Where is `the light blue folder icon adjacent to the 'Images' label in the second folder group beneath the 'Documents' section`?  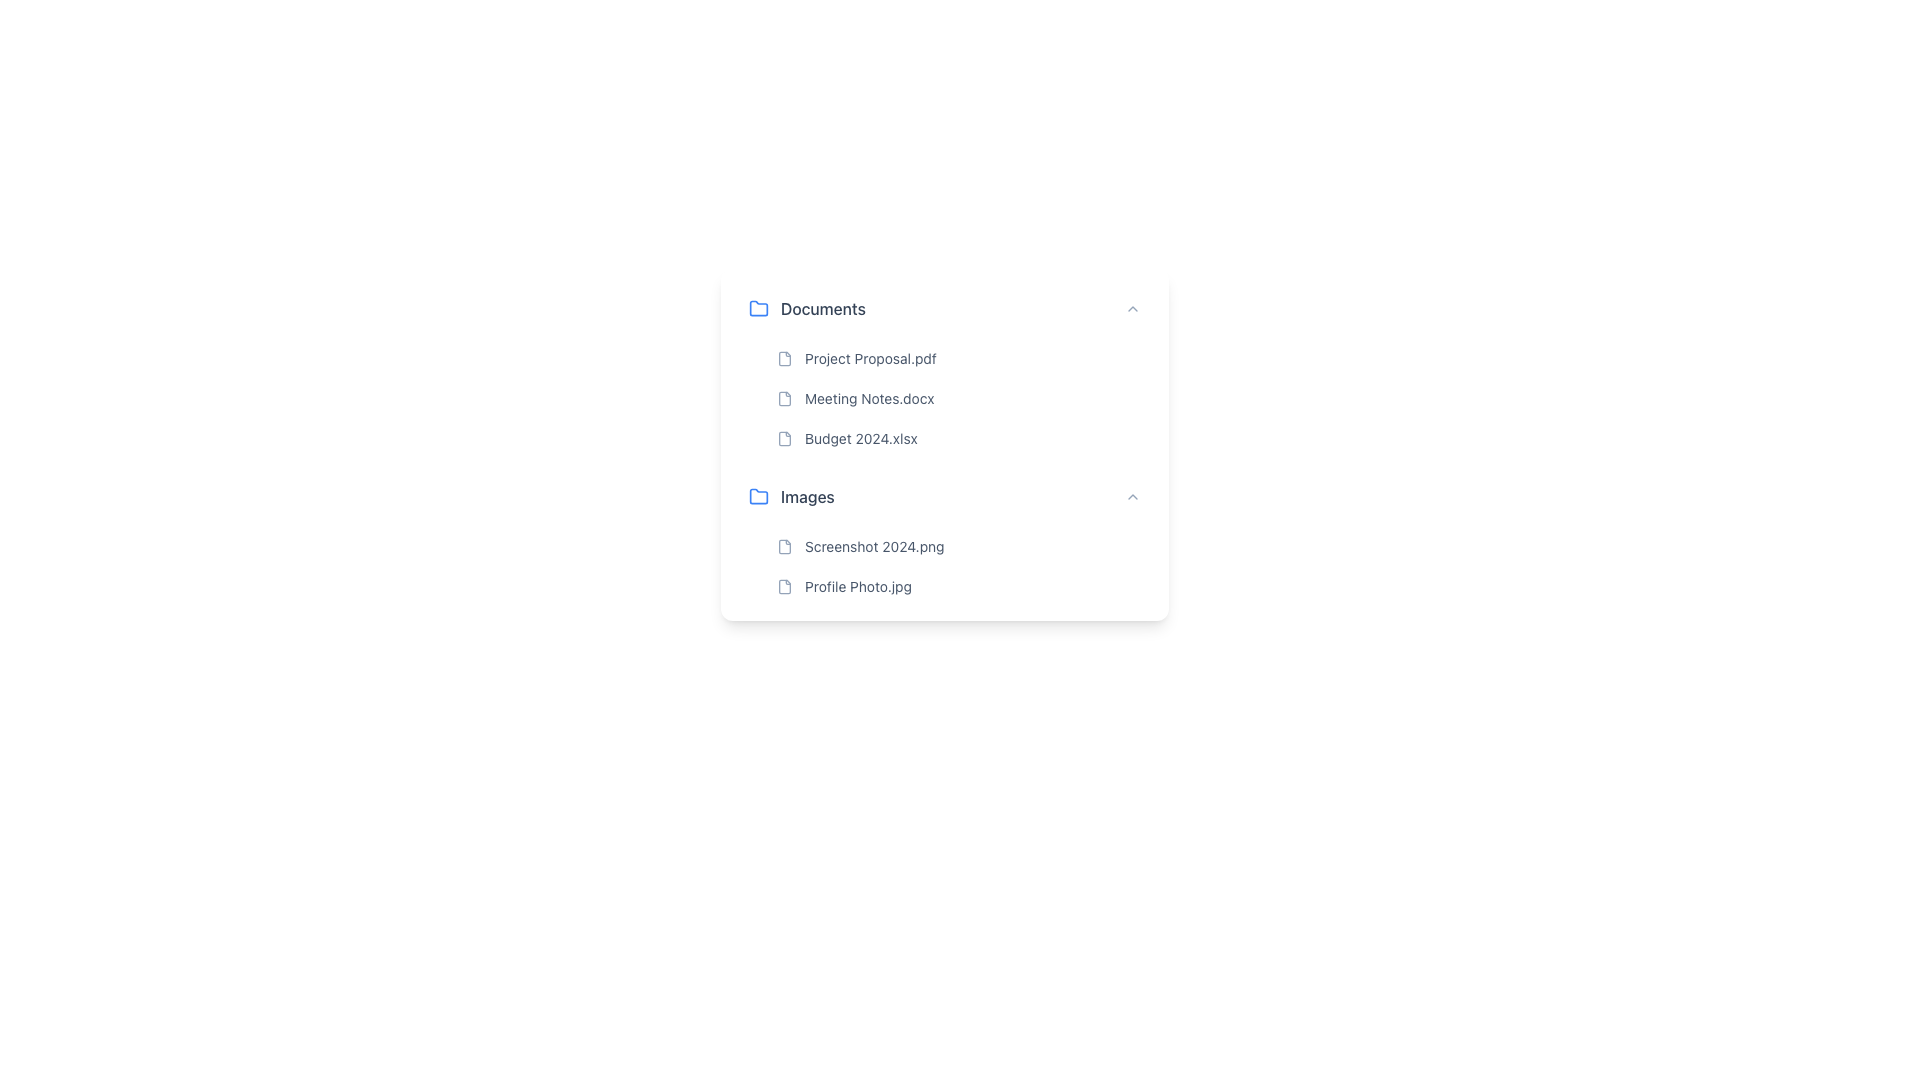
the light blue folder icon adjacent to the 'Images' label in the second folder group beneath the 'Documents' section is located at coordinates (757, 495).